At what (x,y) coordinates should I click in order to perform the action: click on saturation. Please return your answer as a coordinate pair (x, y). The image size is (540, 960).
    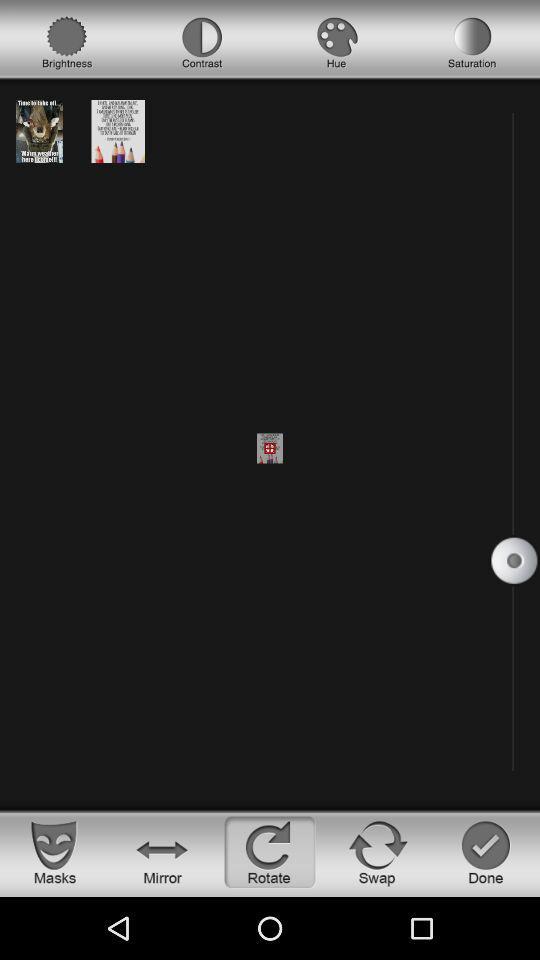
    Looking at the image, I should click on (472, 42).